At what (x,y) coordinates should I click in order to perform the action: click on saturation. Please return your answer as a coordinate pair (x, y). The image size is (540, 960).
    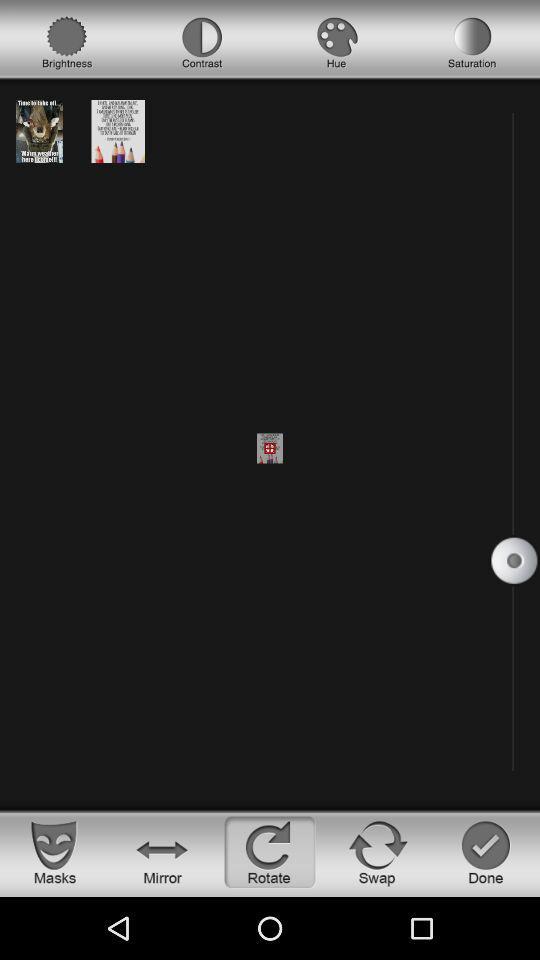
    Looking at the image, I should click on (472, 42).